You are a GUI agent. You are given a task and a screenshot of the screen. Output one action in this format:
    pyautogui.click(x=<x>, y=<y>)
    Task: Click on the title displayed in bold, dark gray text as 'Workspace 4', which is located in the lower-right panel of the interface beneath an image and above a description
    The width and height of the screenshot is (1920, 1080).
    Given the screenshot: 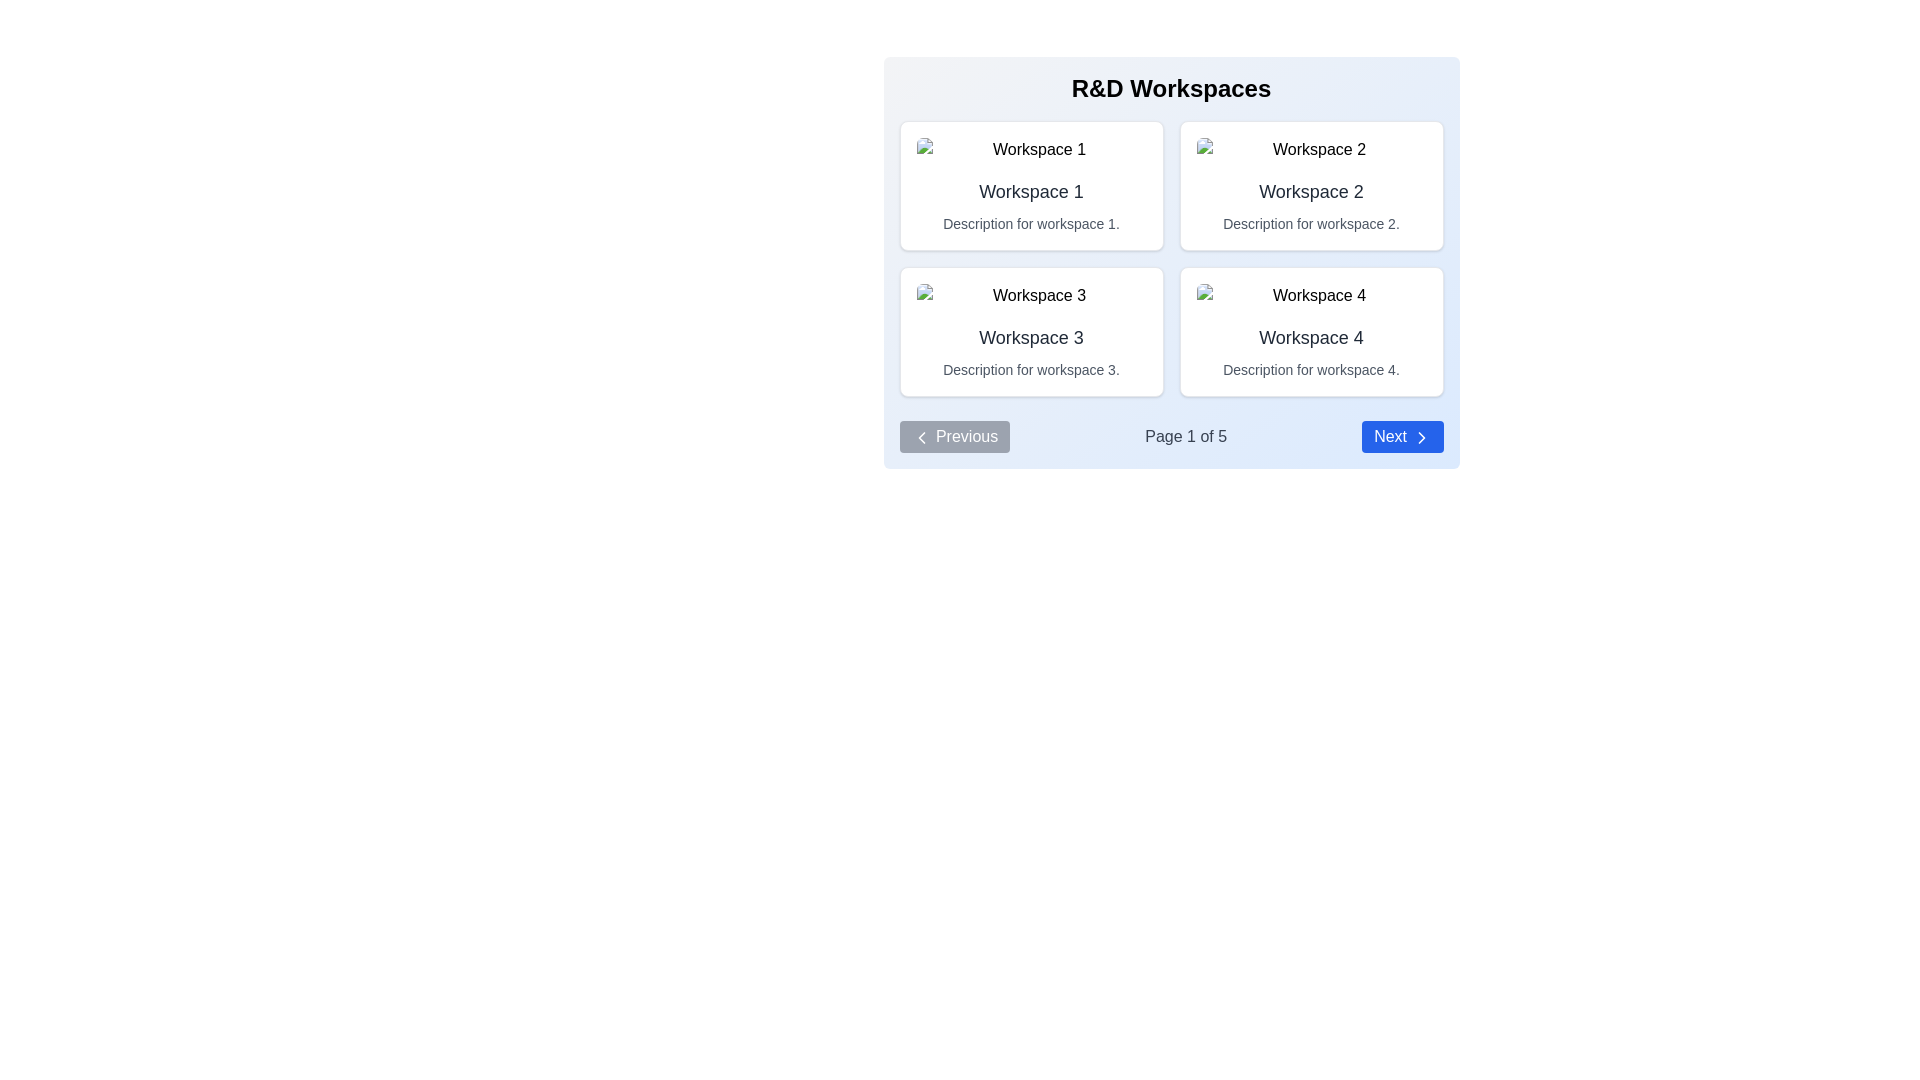 What is the action you would take?
    pyautogui.click(x=1311, y=337)
    